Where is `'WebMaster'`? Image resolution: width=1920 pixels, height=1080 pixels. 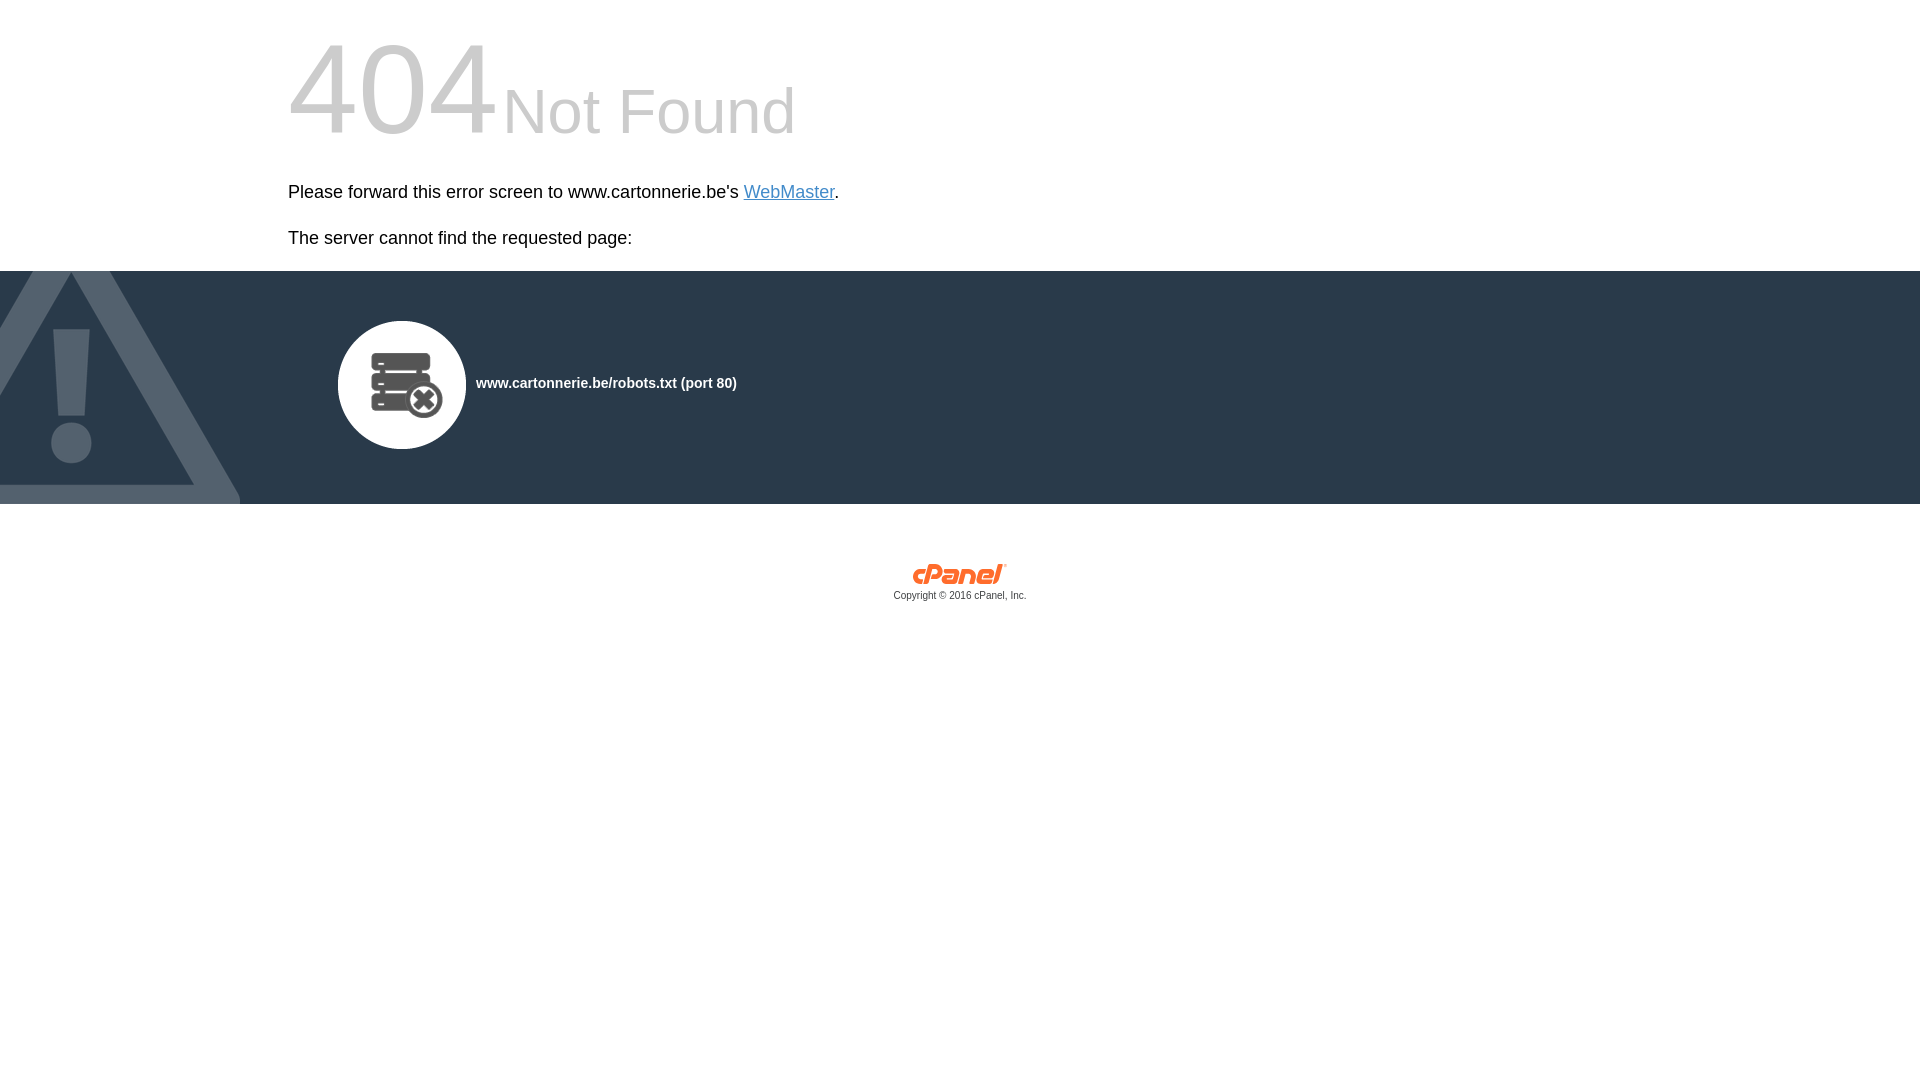 'WebMaster' is located at coordinates (788, 192).